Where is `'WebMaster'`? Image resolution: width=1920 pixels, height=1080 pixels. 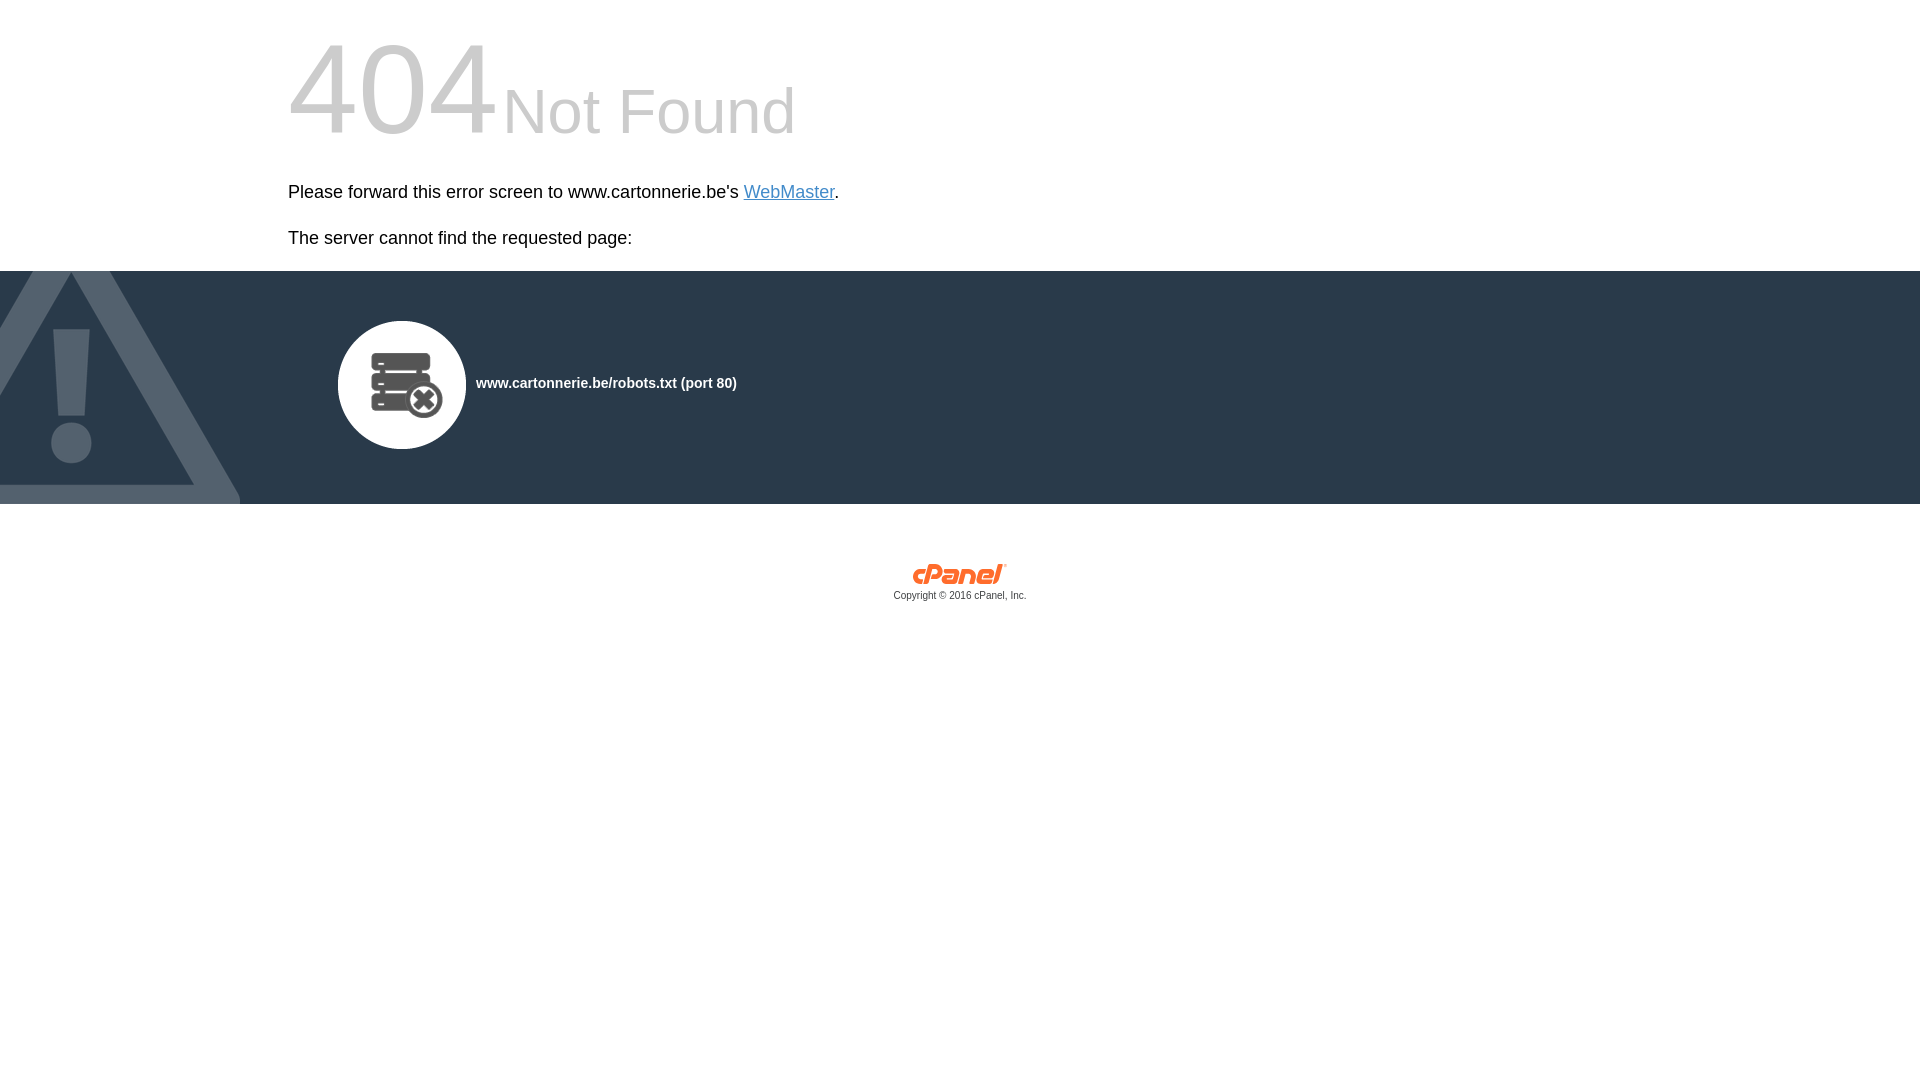 'WebMaster' is located at coordinates (788, 192).